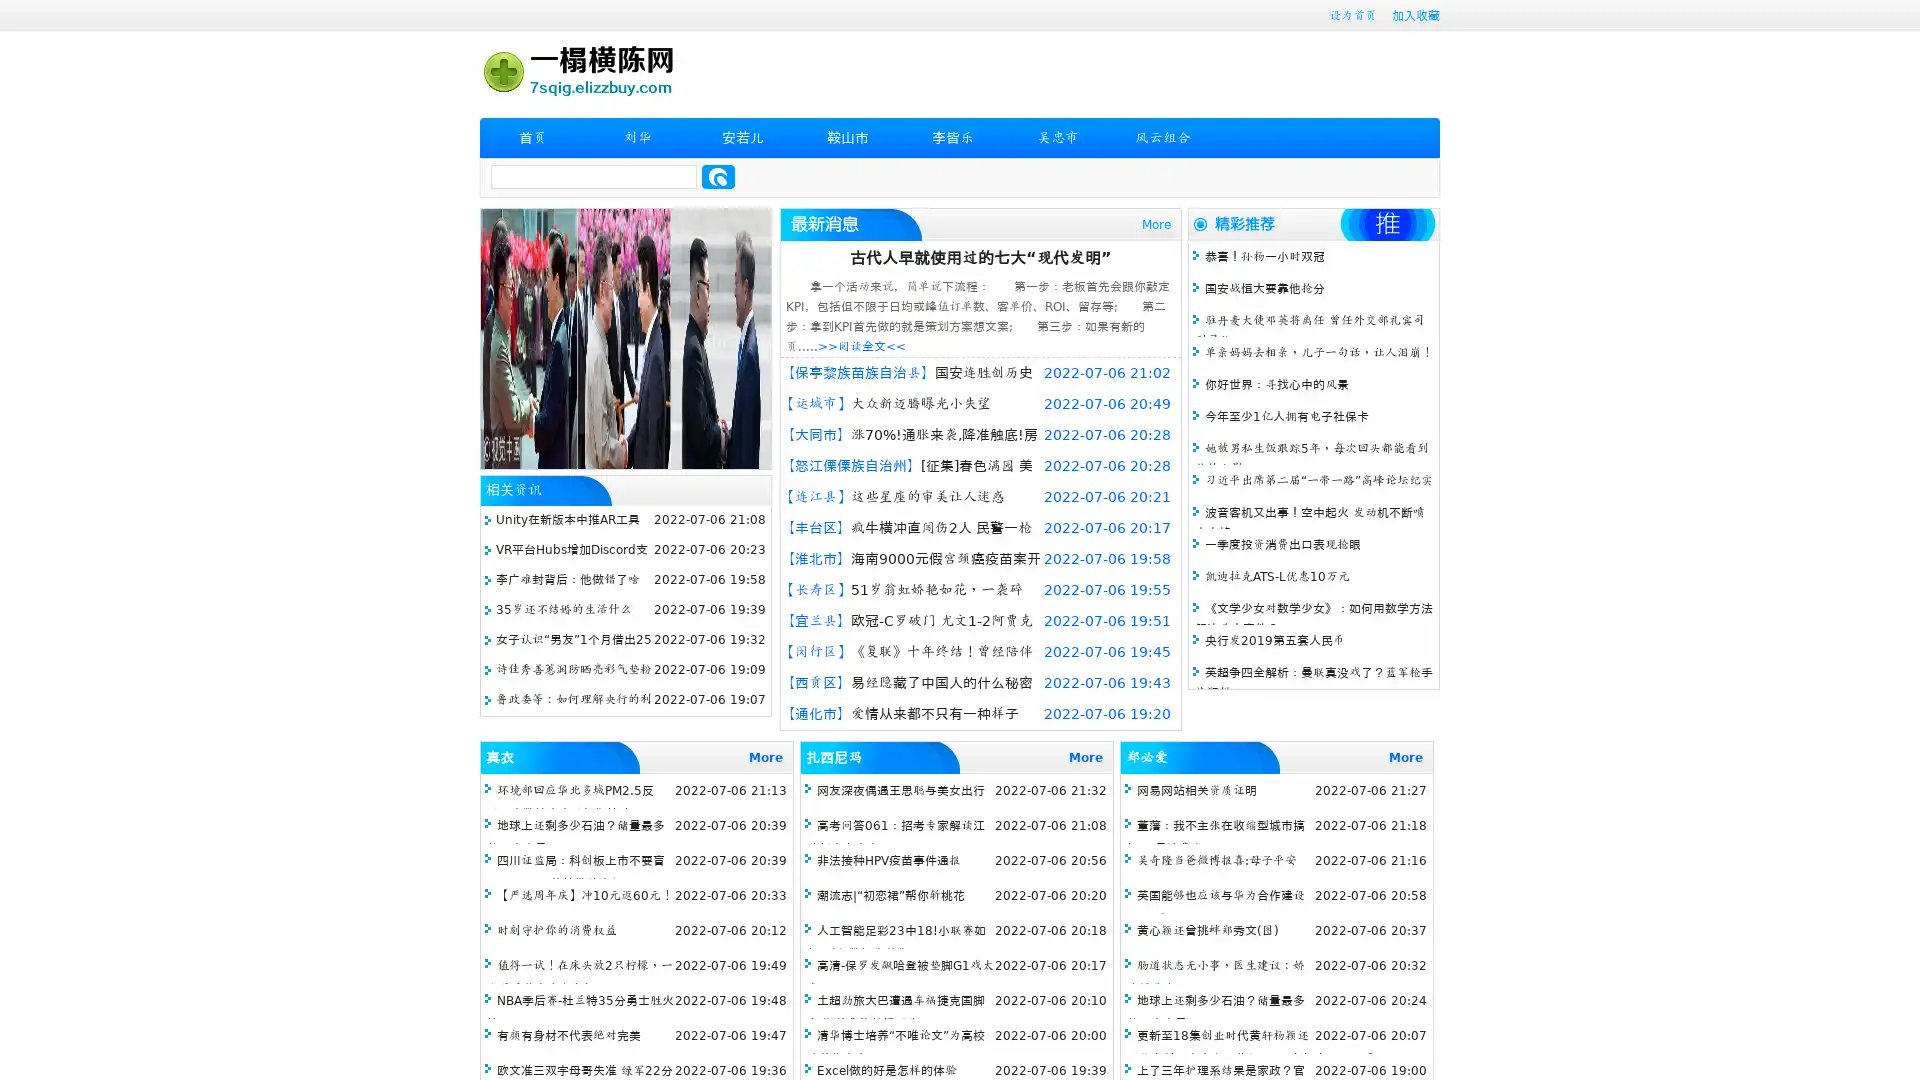  What do you see at coordinates (718, 176) in the screenshot?
I see `Search` at bounding box center [718, 176].